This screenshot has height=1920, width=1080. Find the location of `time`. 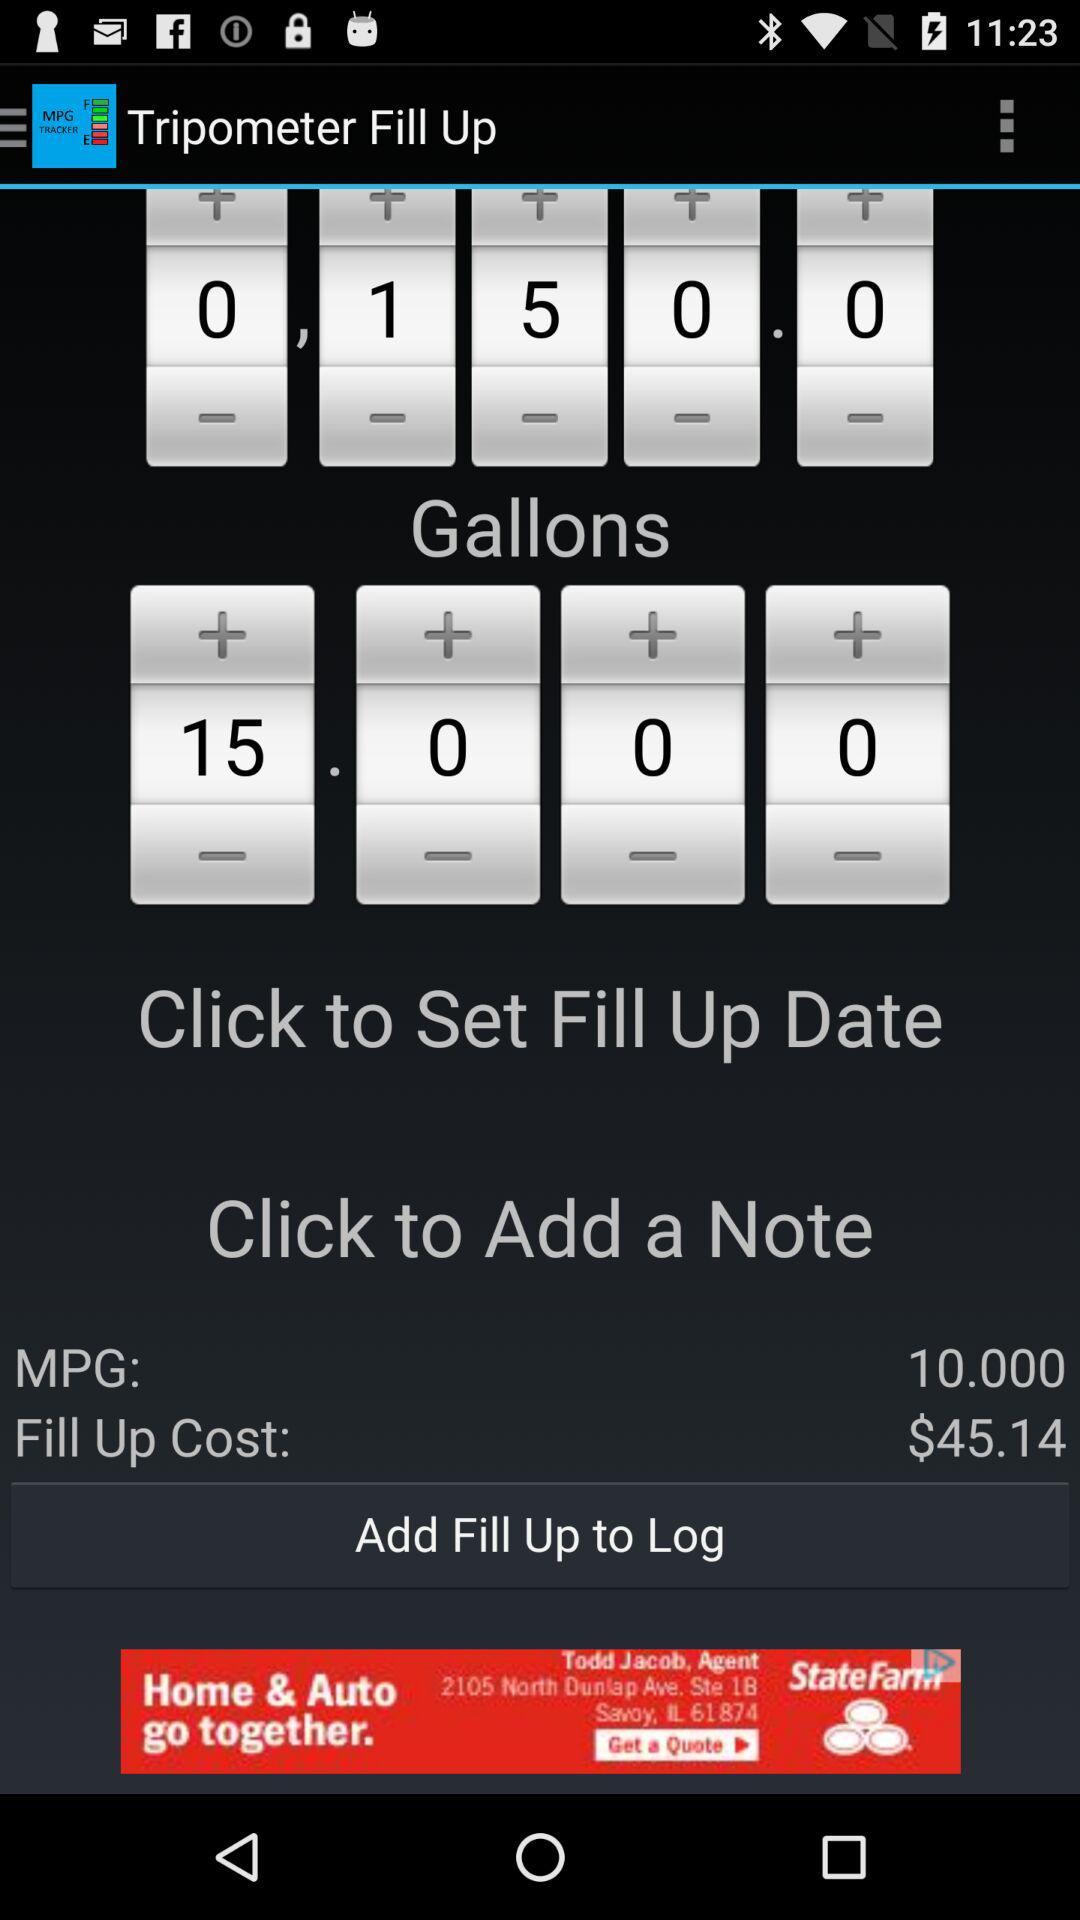

time is located at coordinates (447, 858).